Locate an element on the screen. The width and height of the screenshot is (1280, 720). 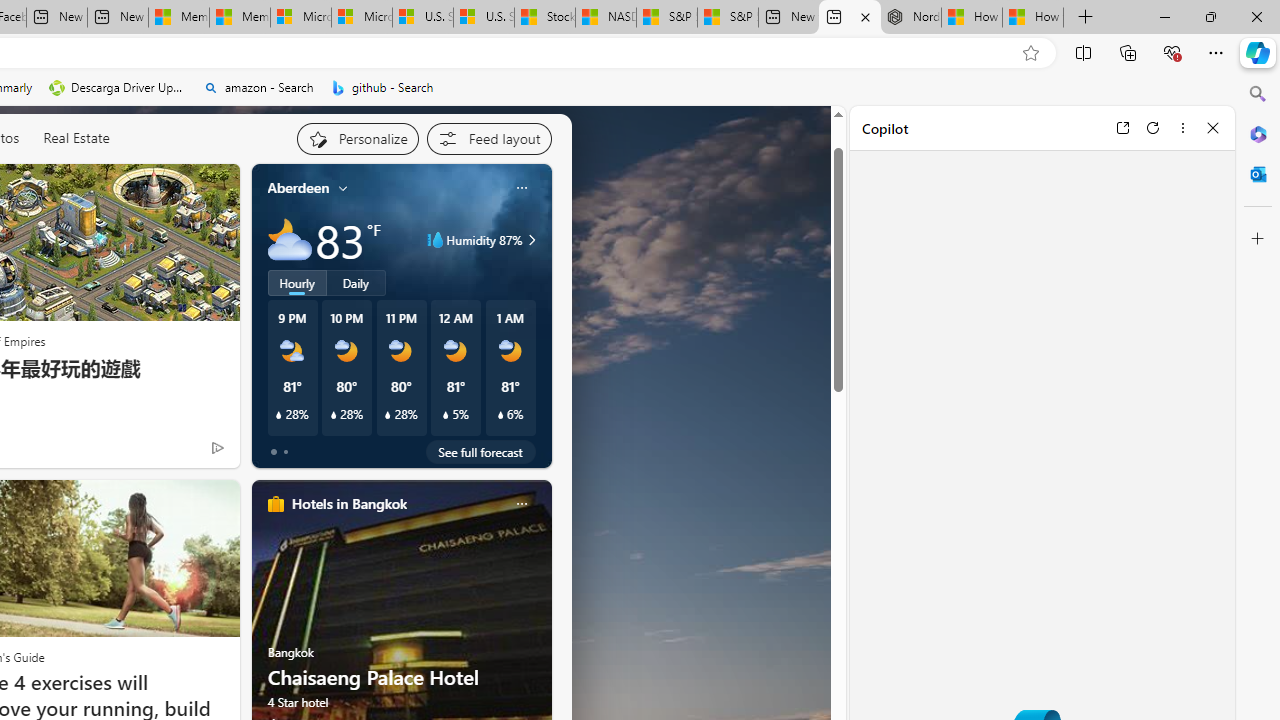
'Nordace - Summer Adventures 2024' is located at coordinates (909, 17).